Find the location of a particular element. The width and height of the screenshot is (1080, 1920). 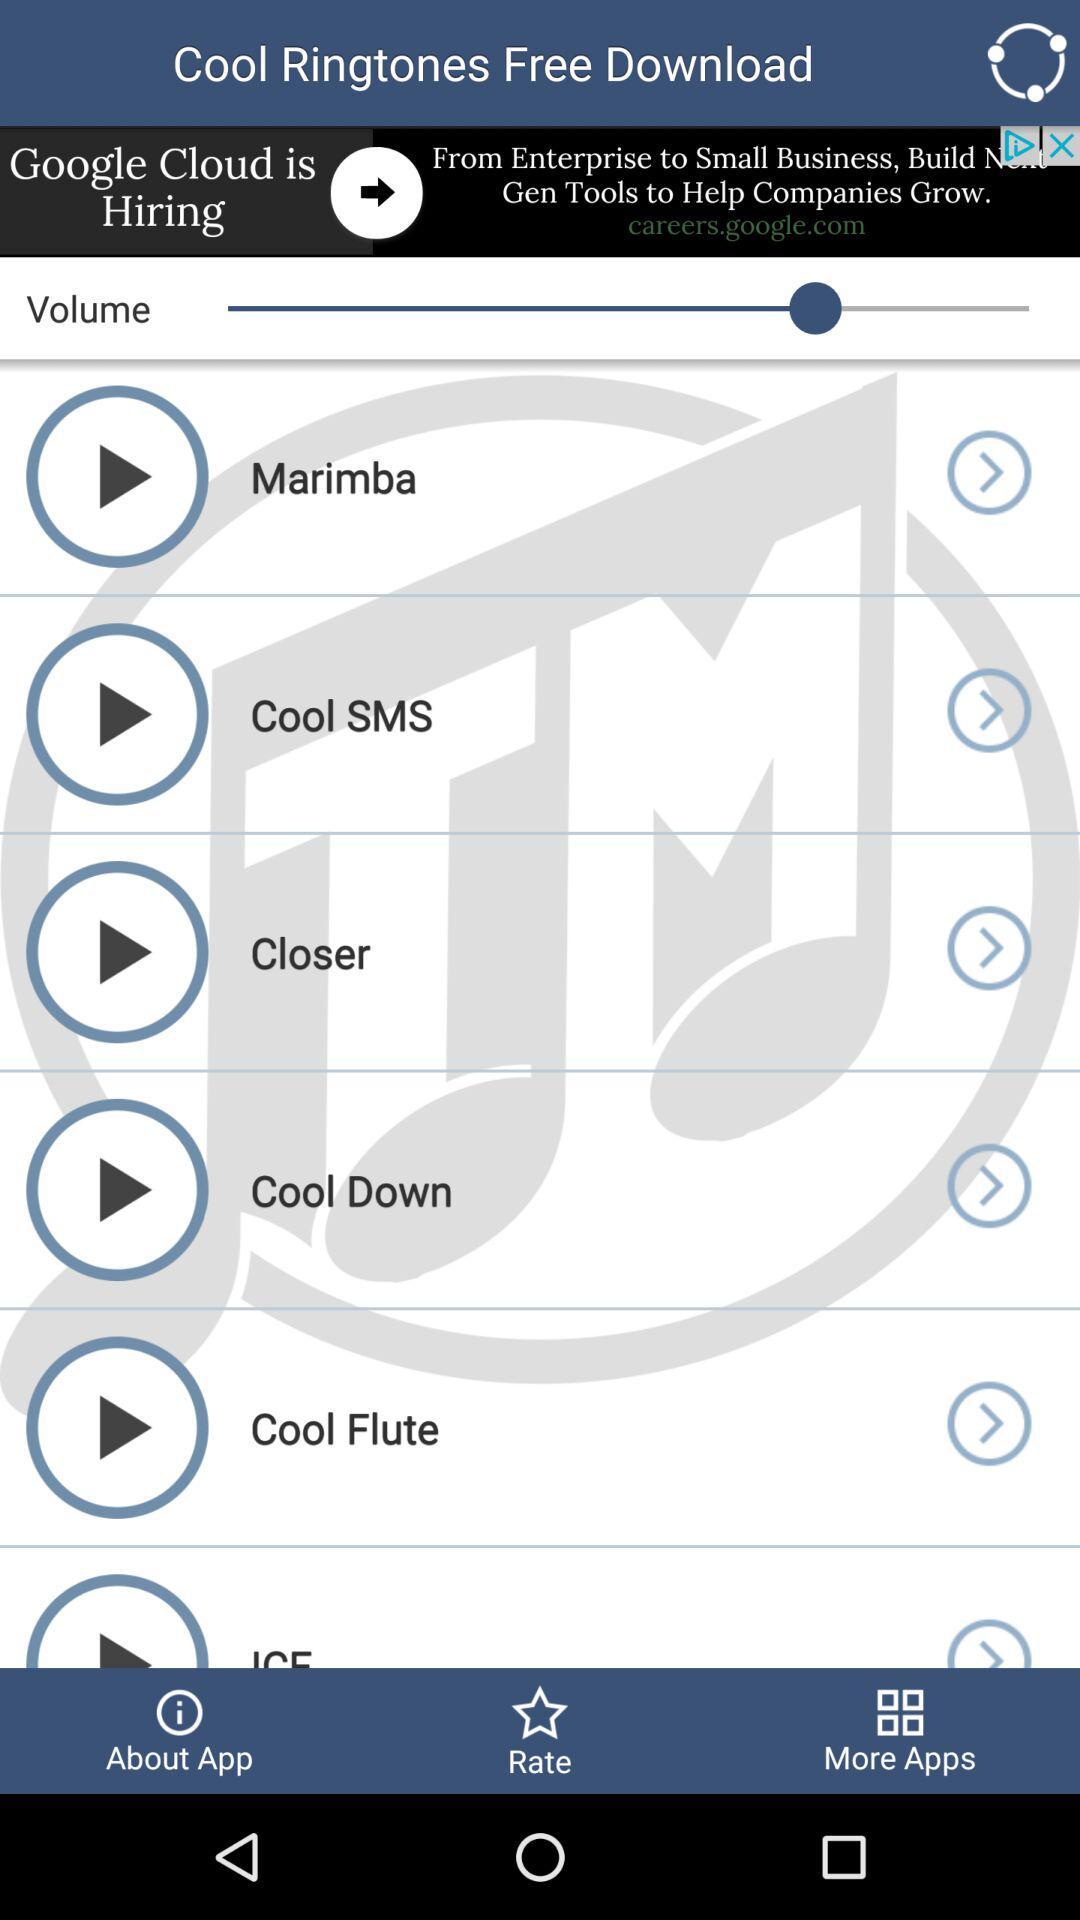

song is located at coordinates (987, 951).